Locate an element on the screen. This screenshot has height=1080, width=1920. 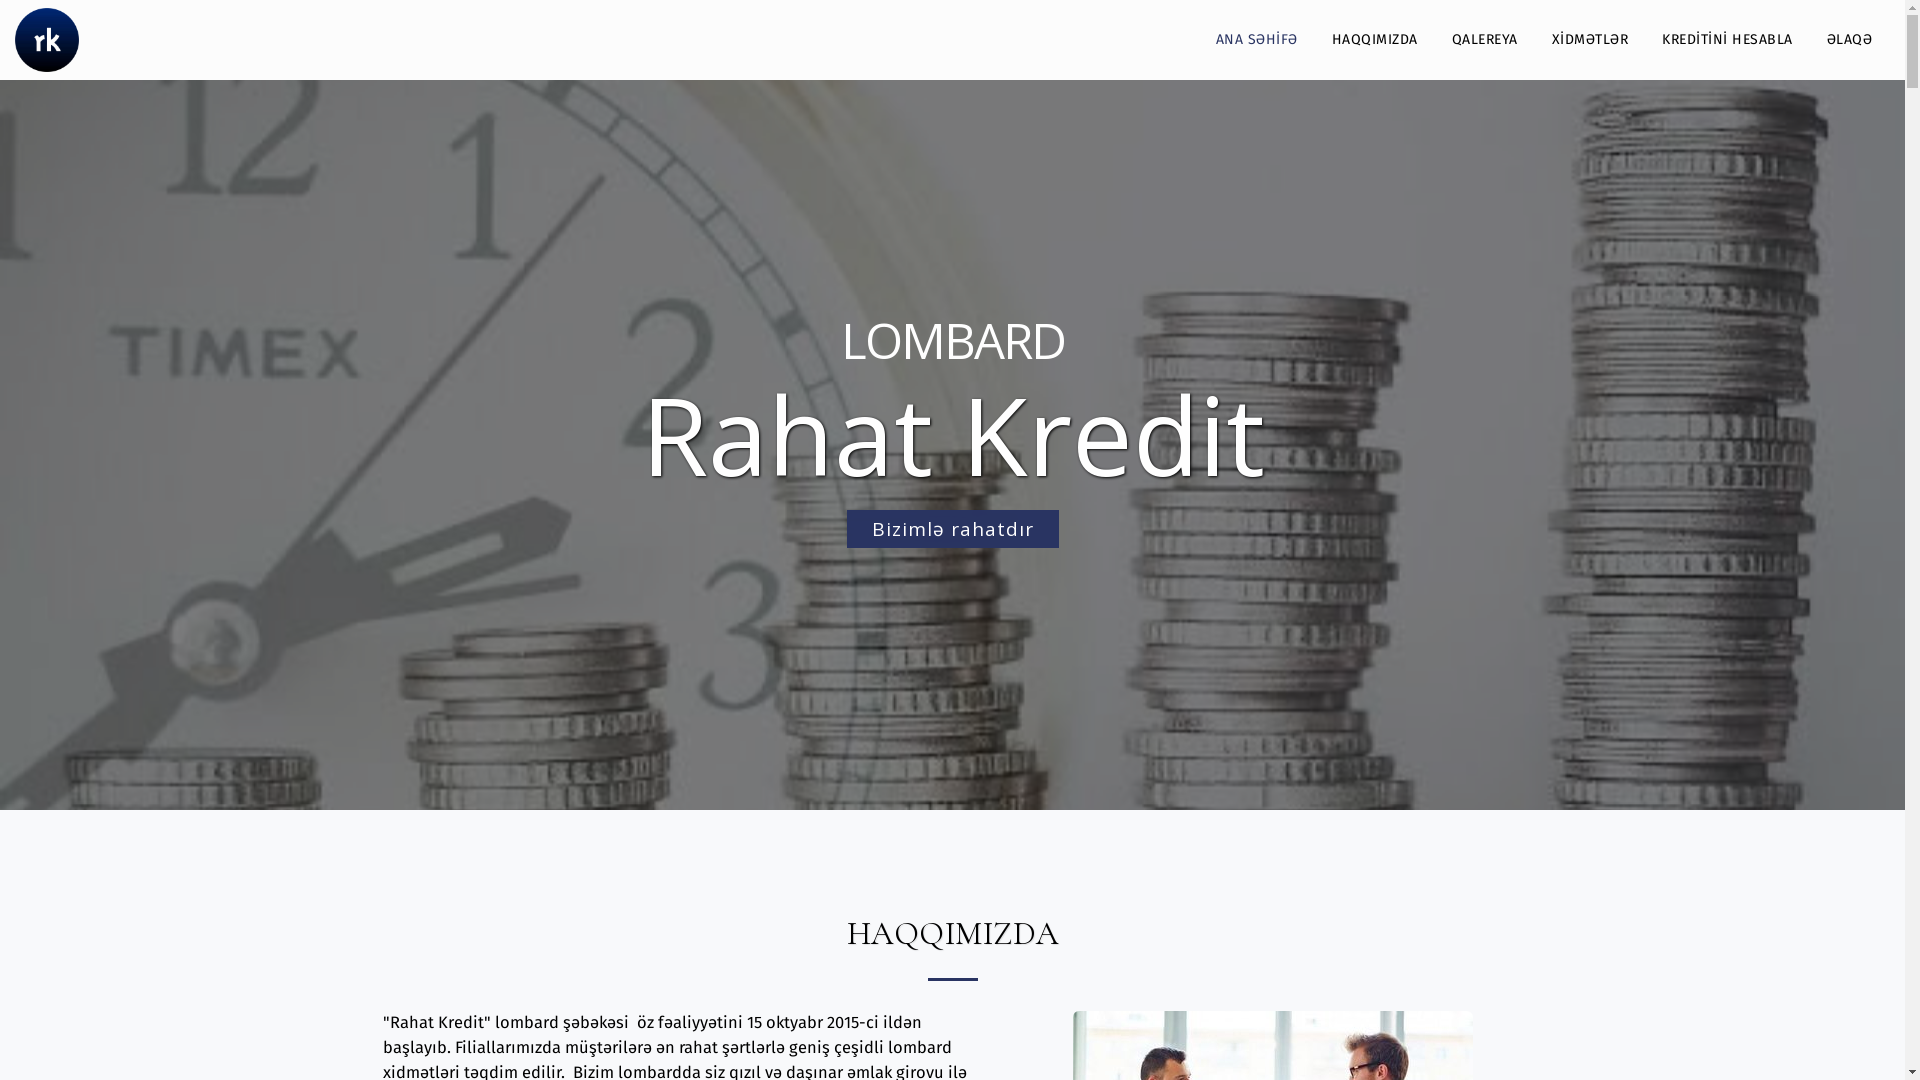
'HAQQIMIZDA' is located at coordinates (1372, 39).